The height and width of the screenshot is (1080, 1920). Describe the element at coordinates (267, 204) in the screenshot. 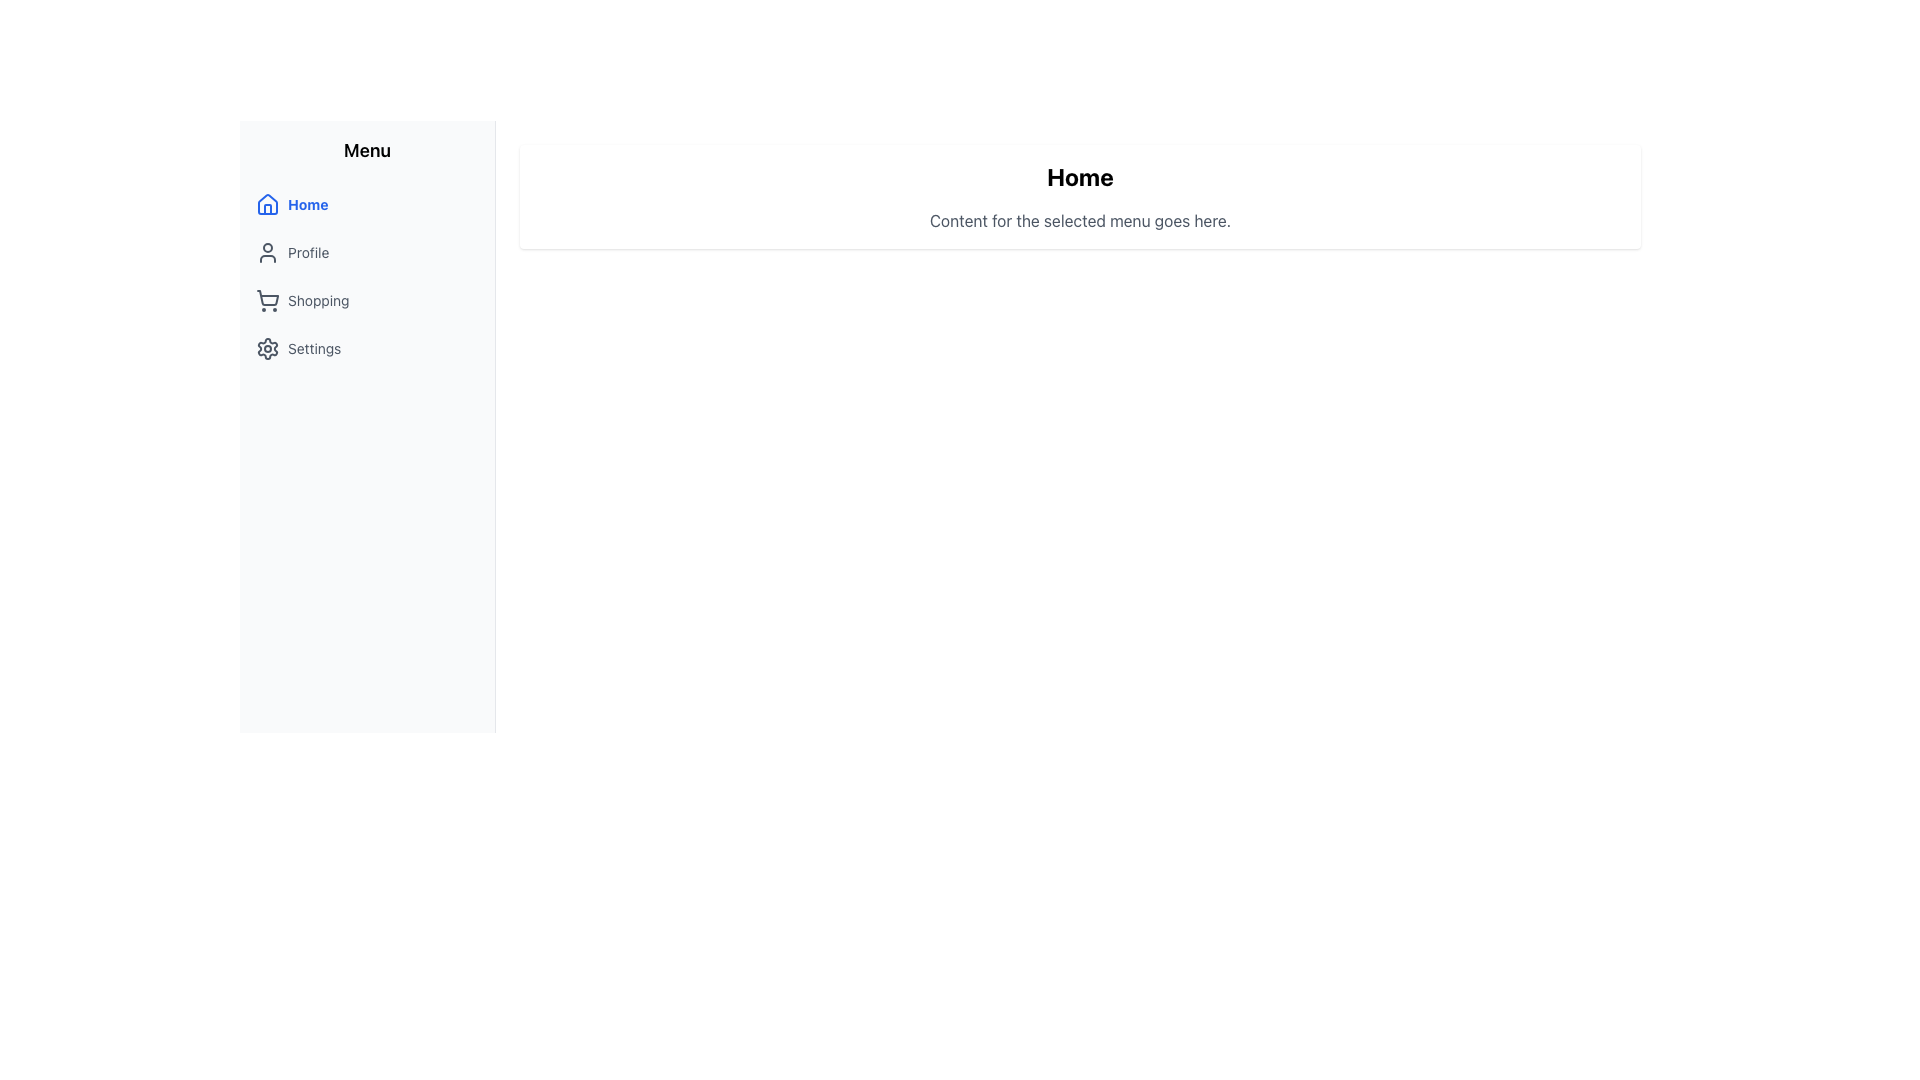

I see `the house-shaped icon in the sidebar menu` at that location.